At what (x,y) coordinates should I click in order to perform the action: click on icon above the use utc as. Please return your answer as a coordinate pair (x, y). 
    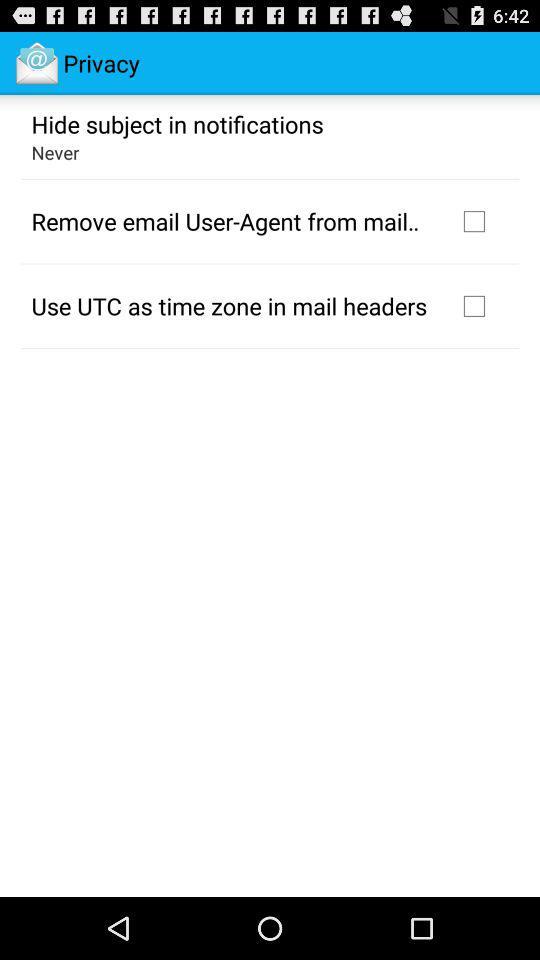
    Looking at the image, I should click on (230, 221).